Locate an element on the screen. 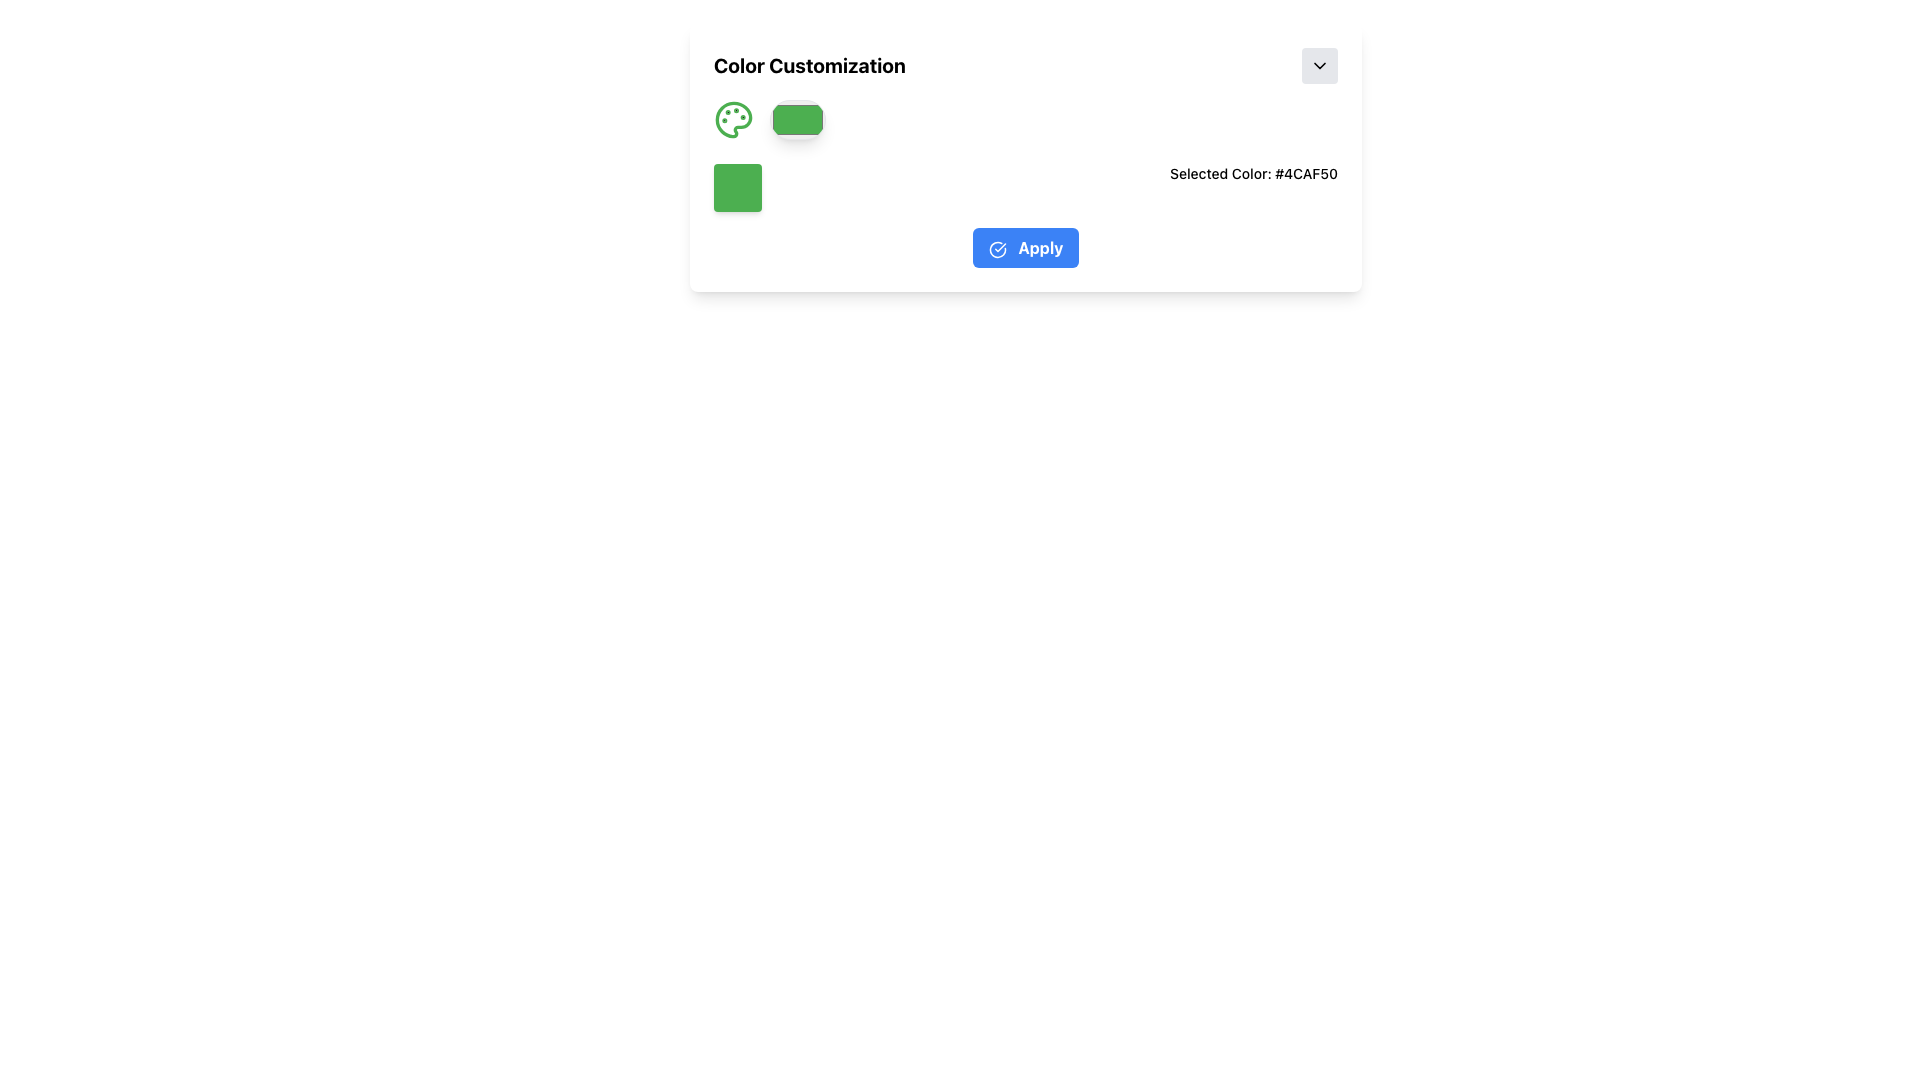  the 'Color Customization' text label, which is a large, bold, black textual label positioned at the upper left of the interface panel is located at coordinates (810, 64).